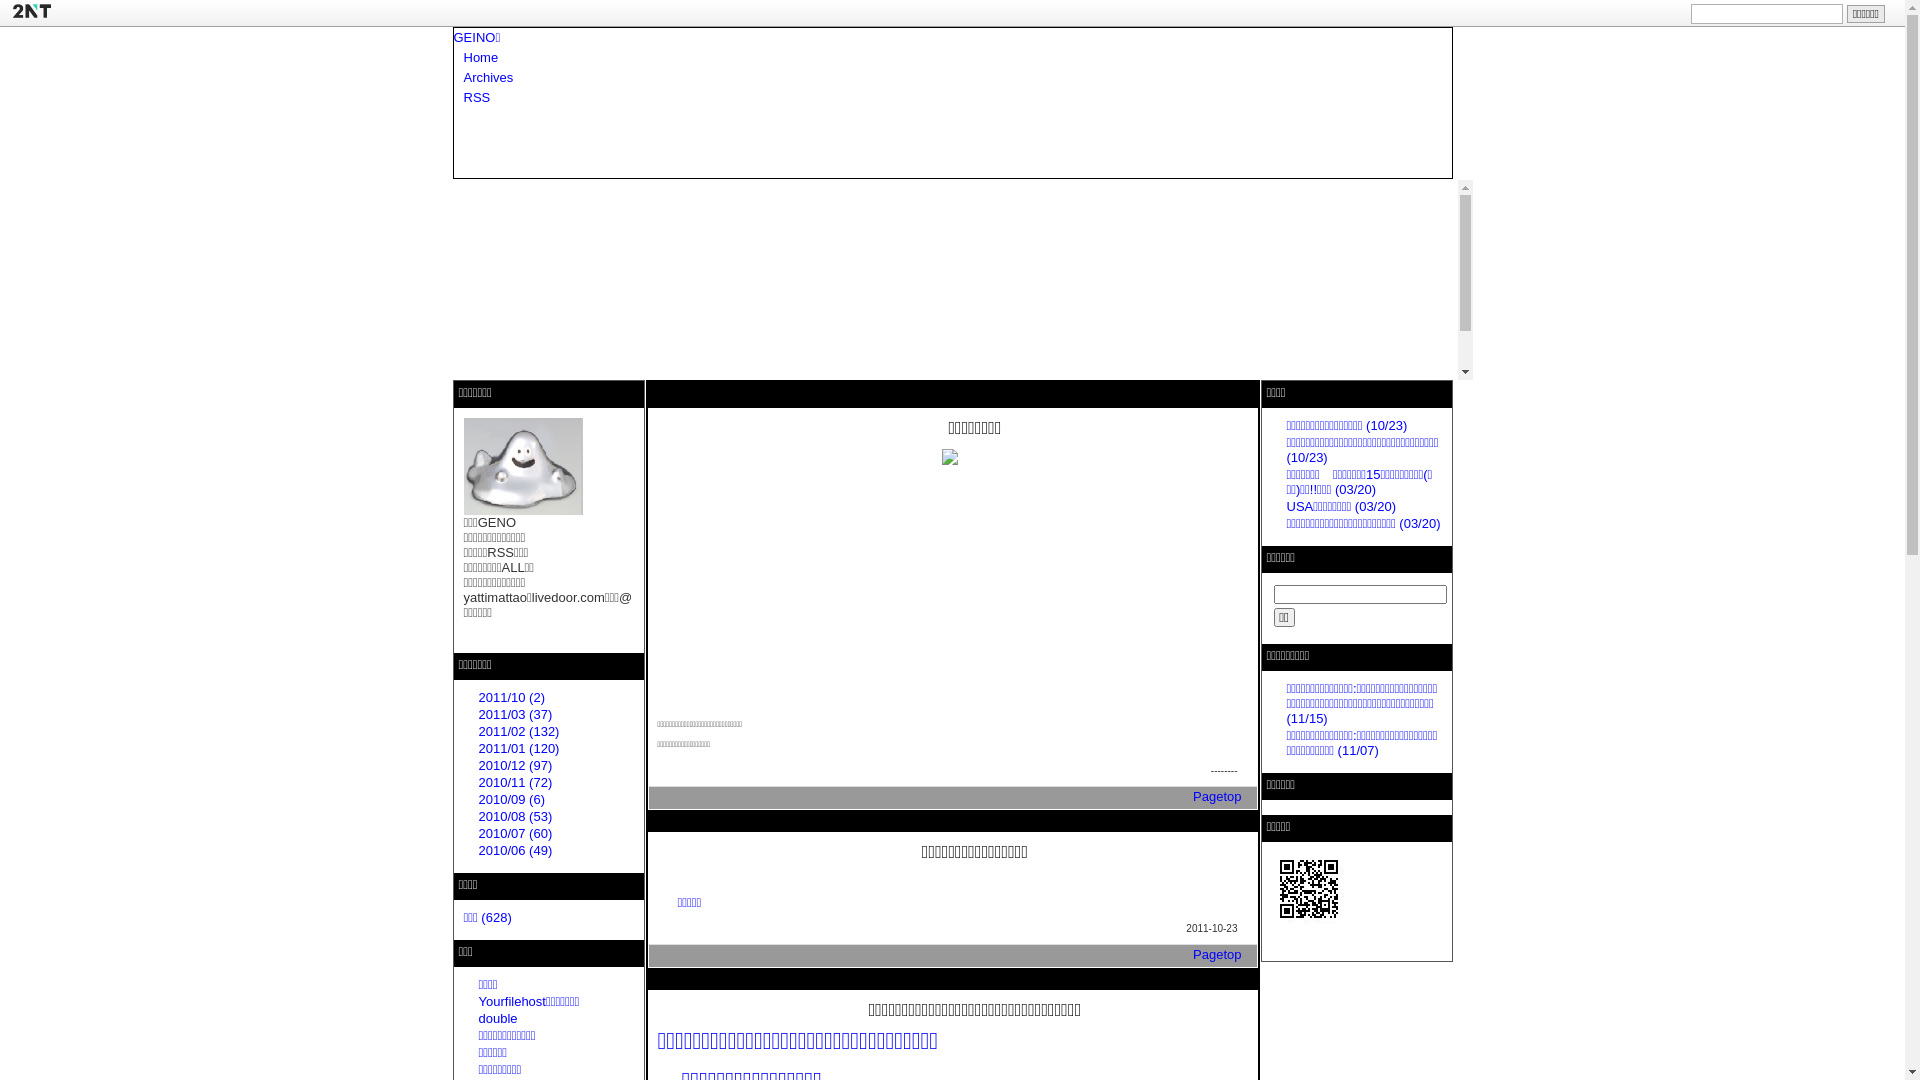 The height and width of the screenshot is (1080, 1920). Describe the element at coordinates (514, 850) in the screenshot. I see `'2010/06 (49)'` at that location.